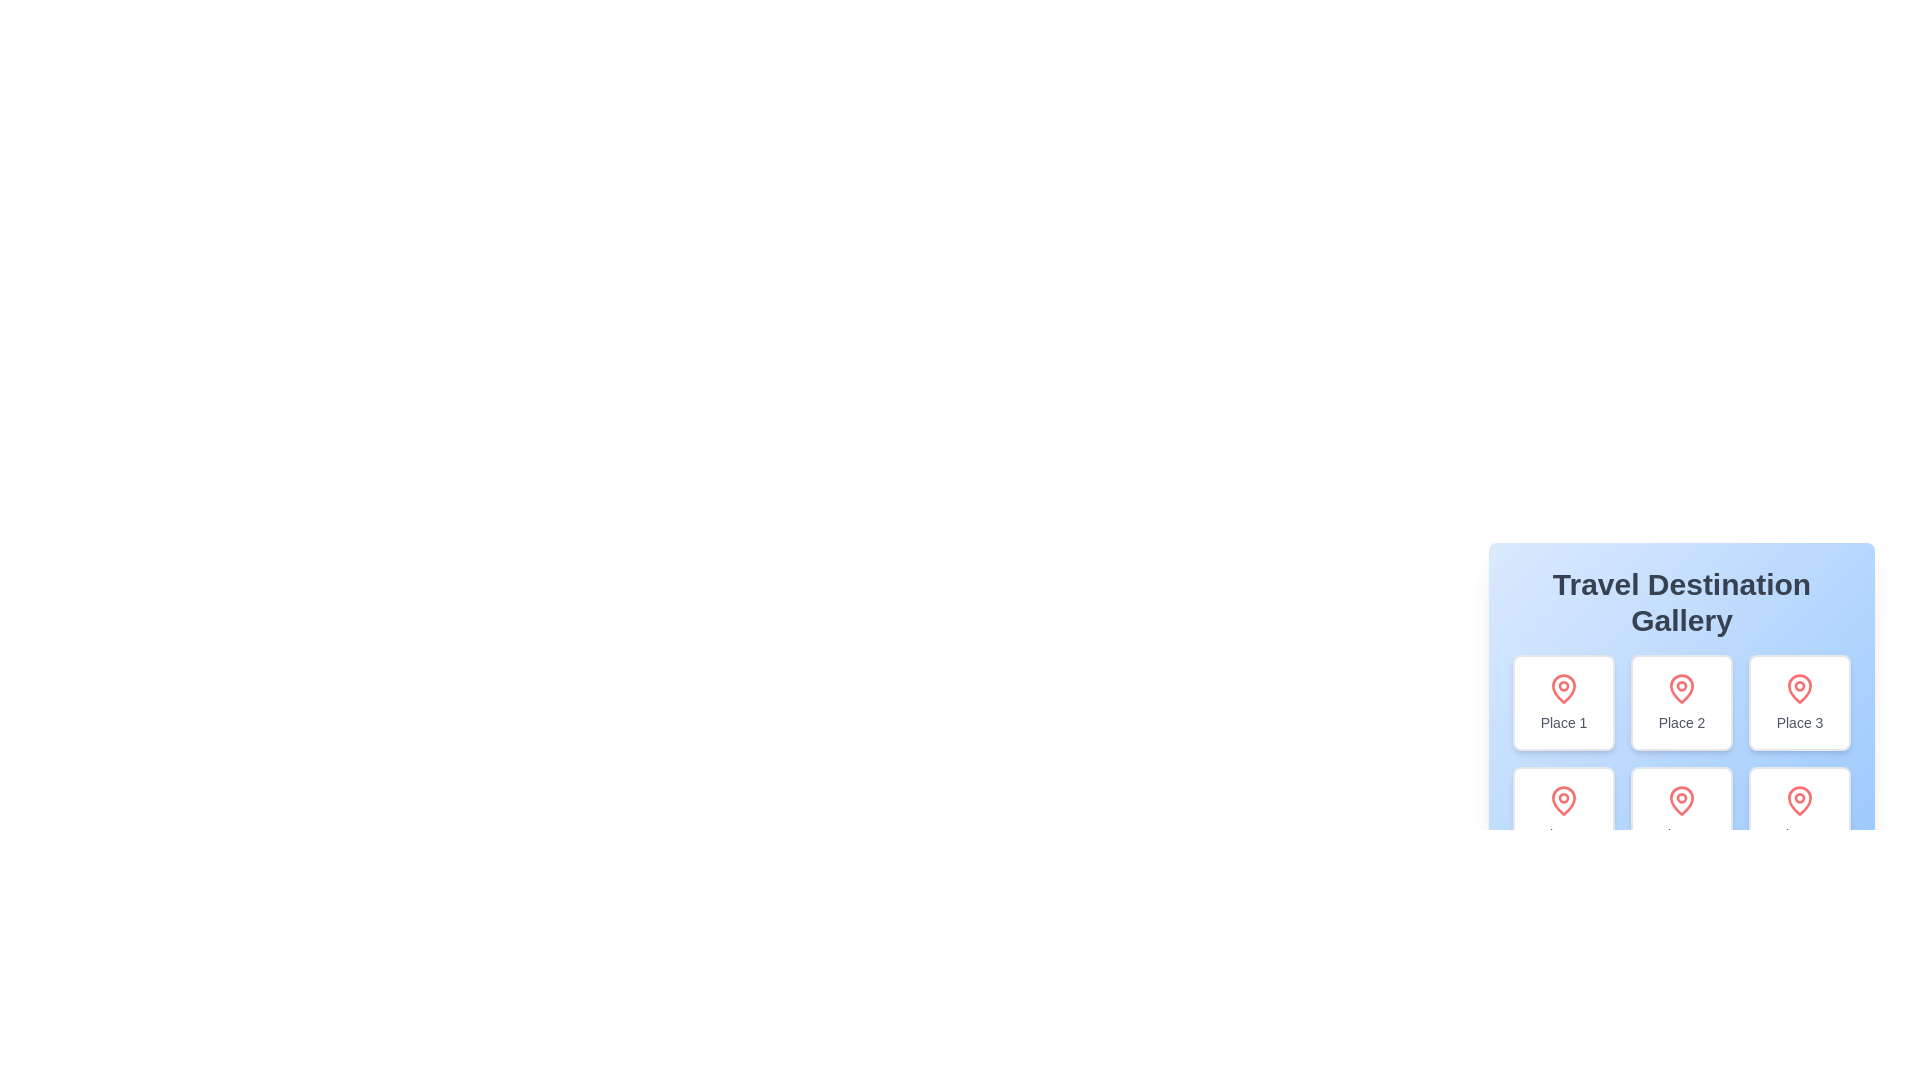 Image resolution: width=1920 pixels, height=1080 pixels. What do you see at coordinates (1680, 601) in the screenshot?
I see `the title text element at the top center of the card-like layout` at bounding box center [1680, 601].